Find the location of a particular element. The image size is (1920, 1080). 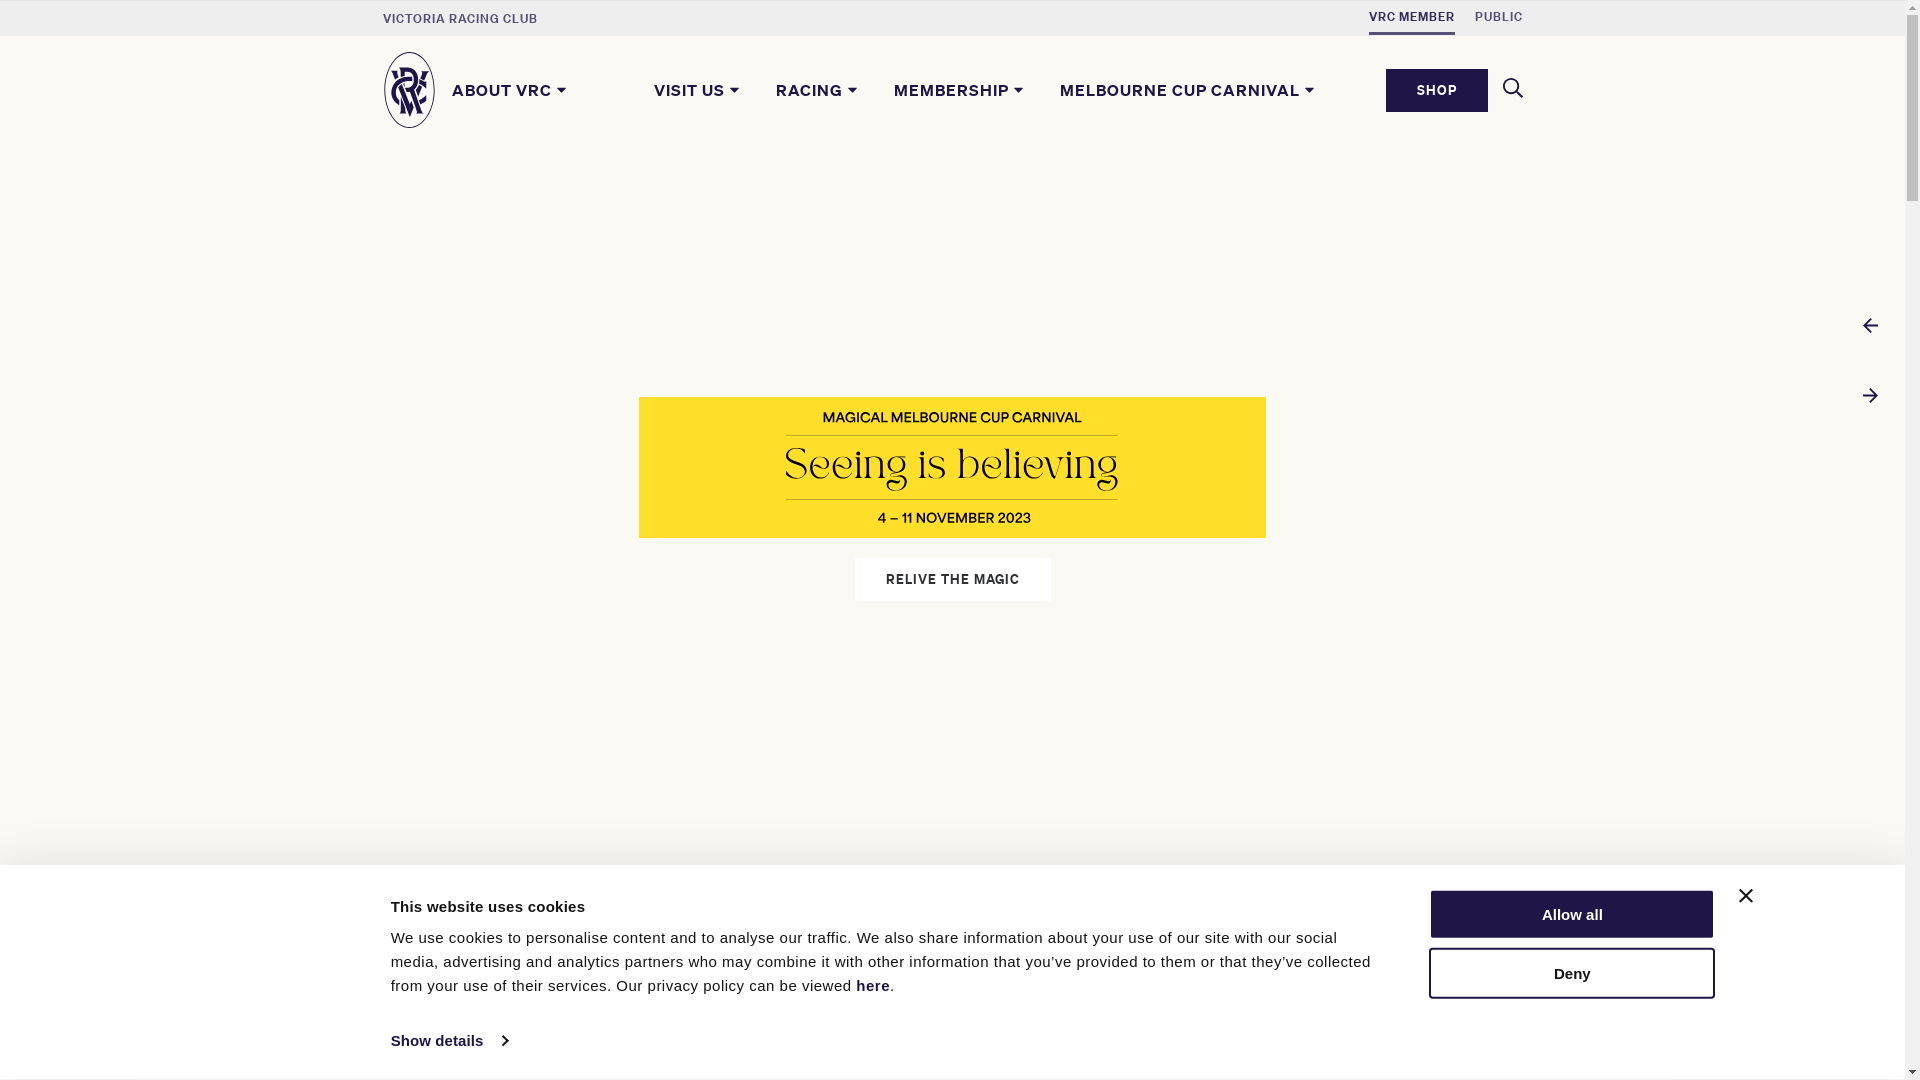

'Show details' is located at coordinates (448, 1040).